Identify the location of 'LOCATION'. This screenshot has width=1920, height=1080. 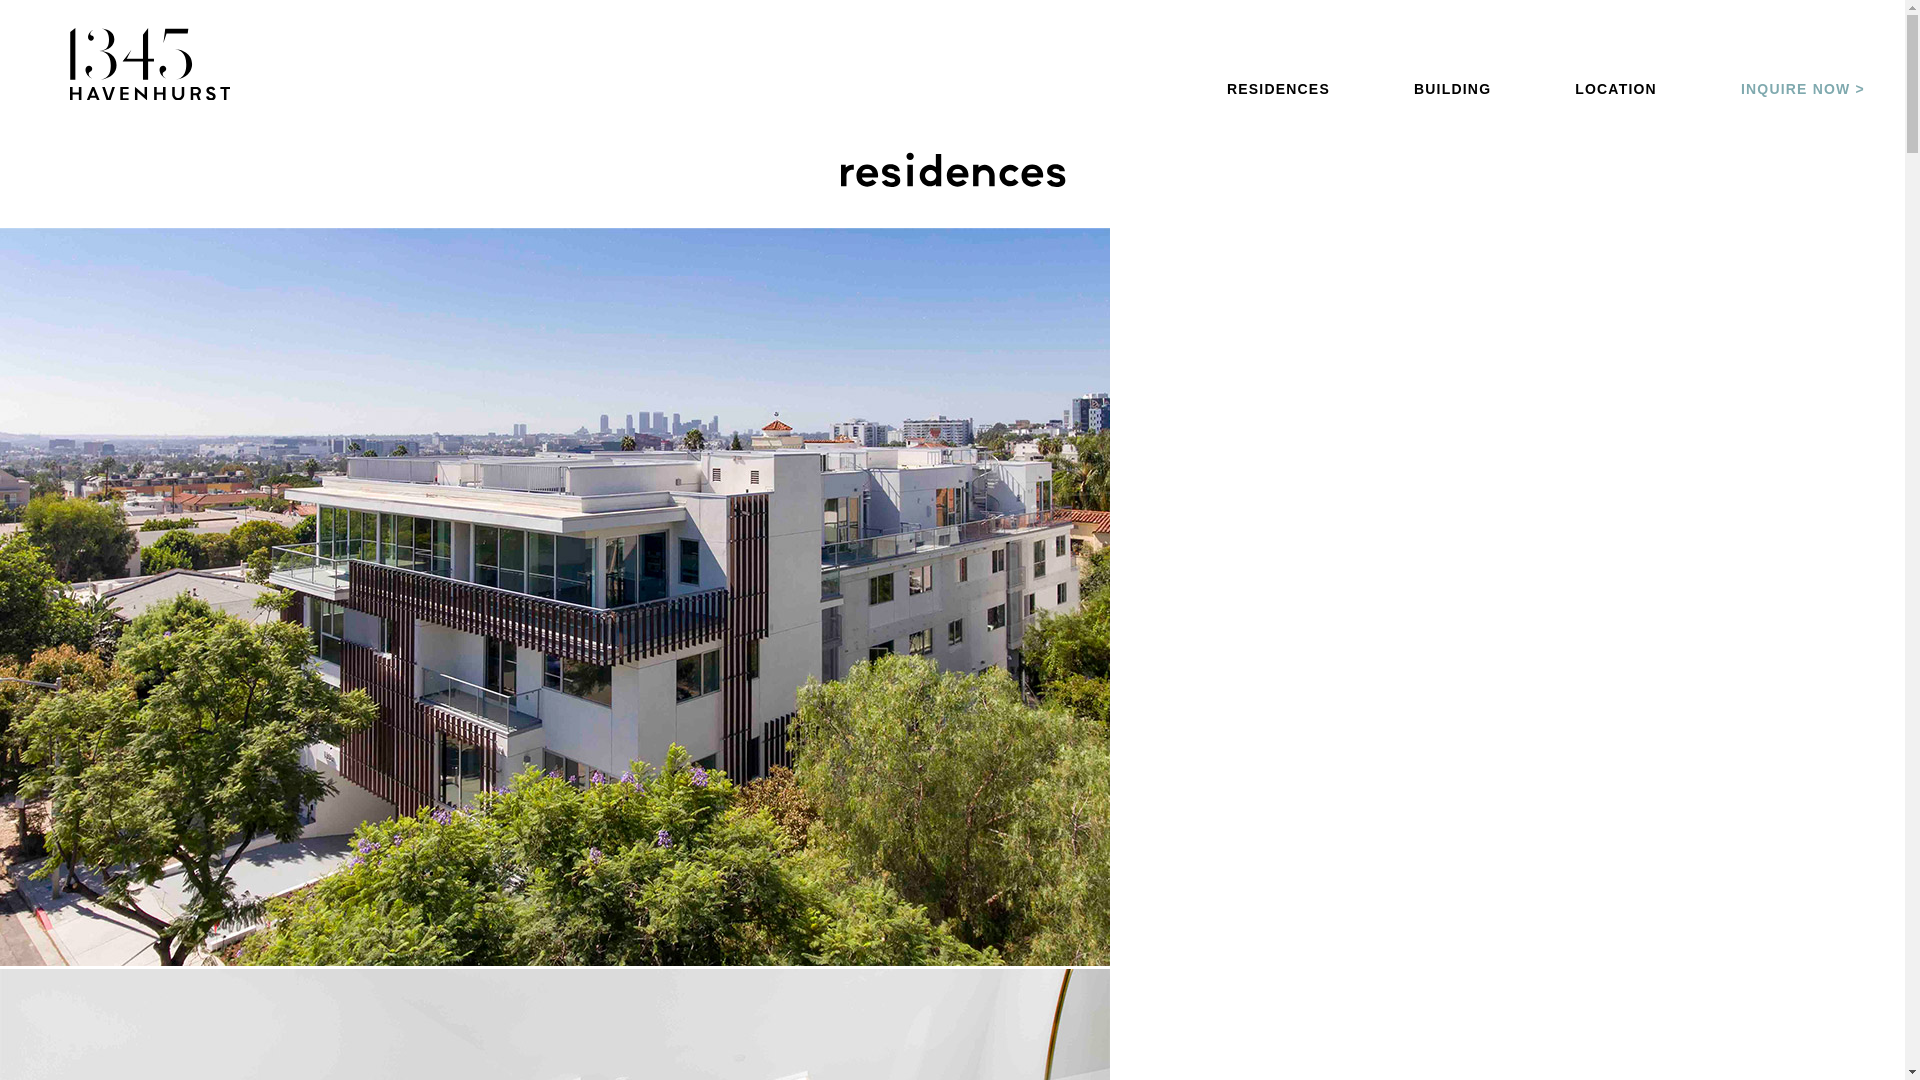
(1616, 87).